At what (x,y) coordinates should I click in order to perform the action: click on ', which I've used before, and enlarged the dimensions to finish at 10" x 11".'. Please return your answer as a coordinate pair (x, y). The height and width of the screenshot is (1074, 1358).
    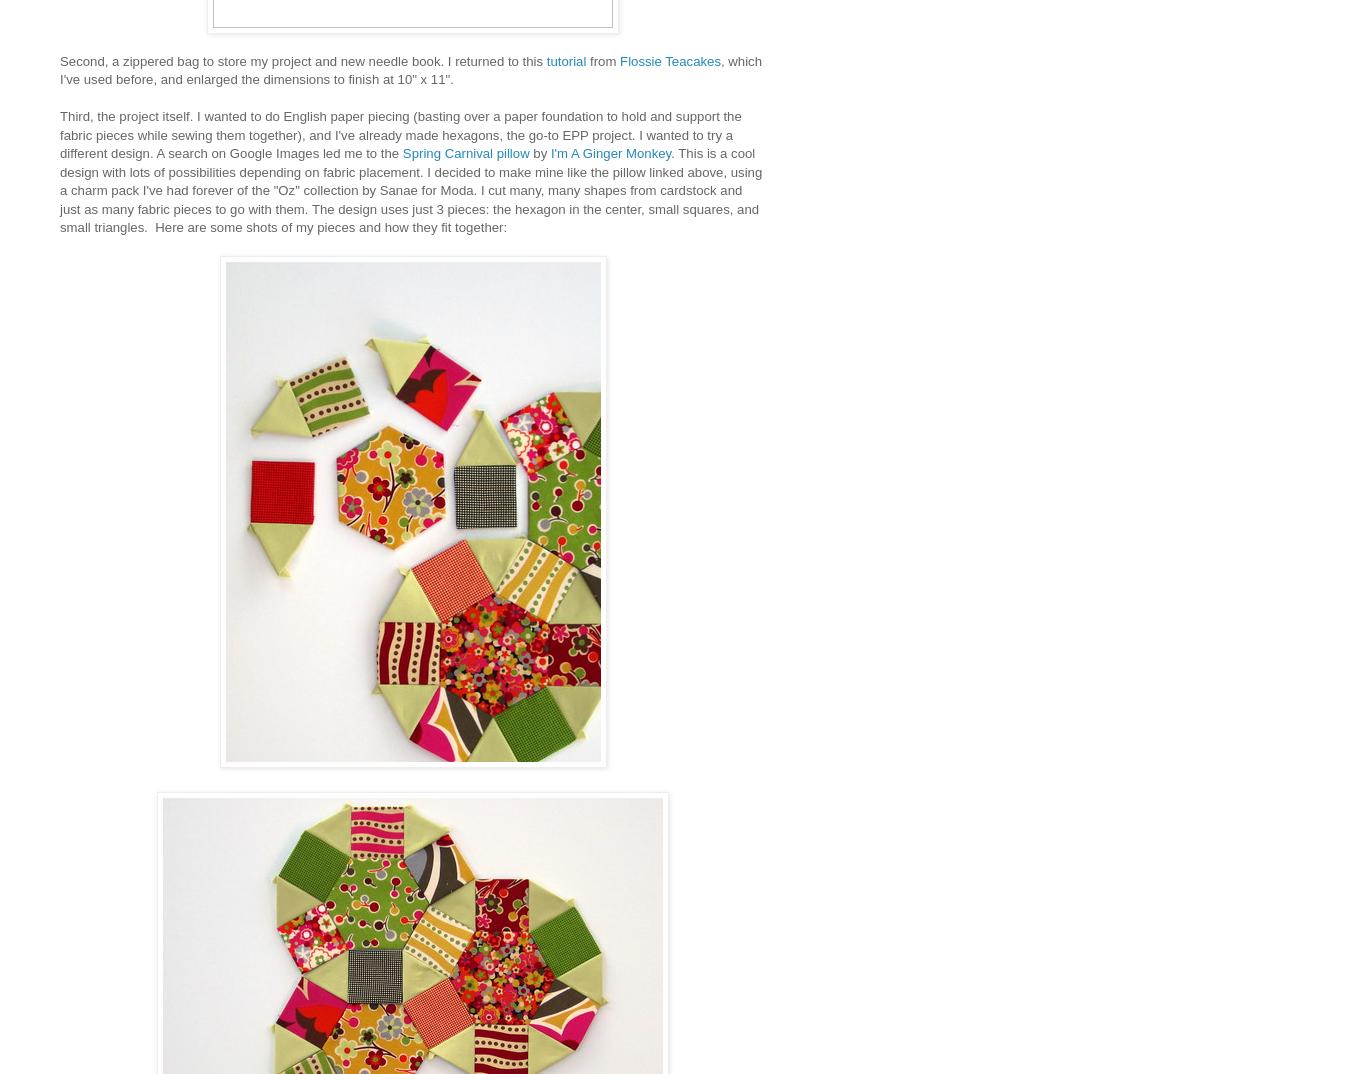
    Looking at the image, I should click on (410, 70).